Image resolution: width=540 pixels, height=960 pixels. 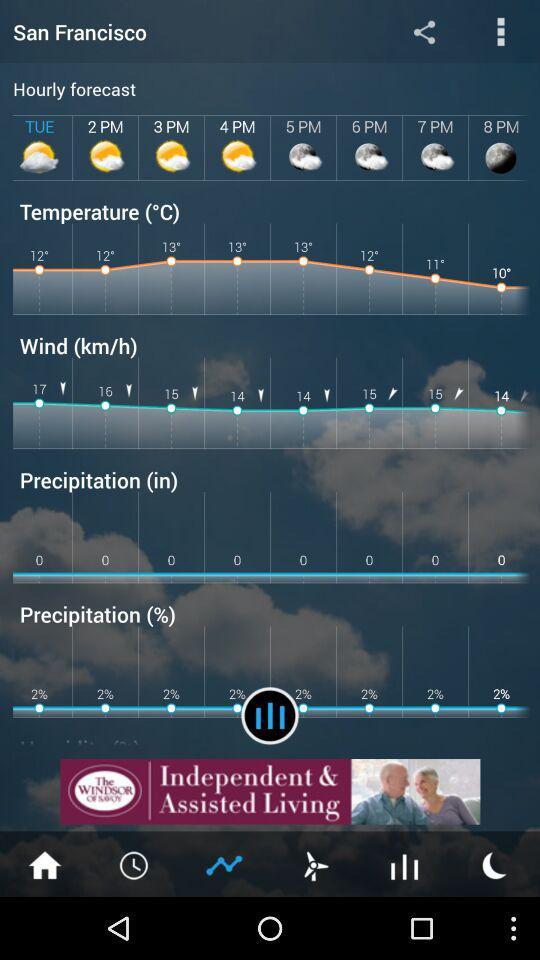 I want to click on the weather icon, so click(x=314, y=925).